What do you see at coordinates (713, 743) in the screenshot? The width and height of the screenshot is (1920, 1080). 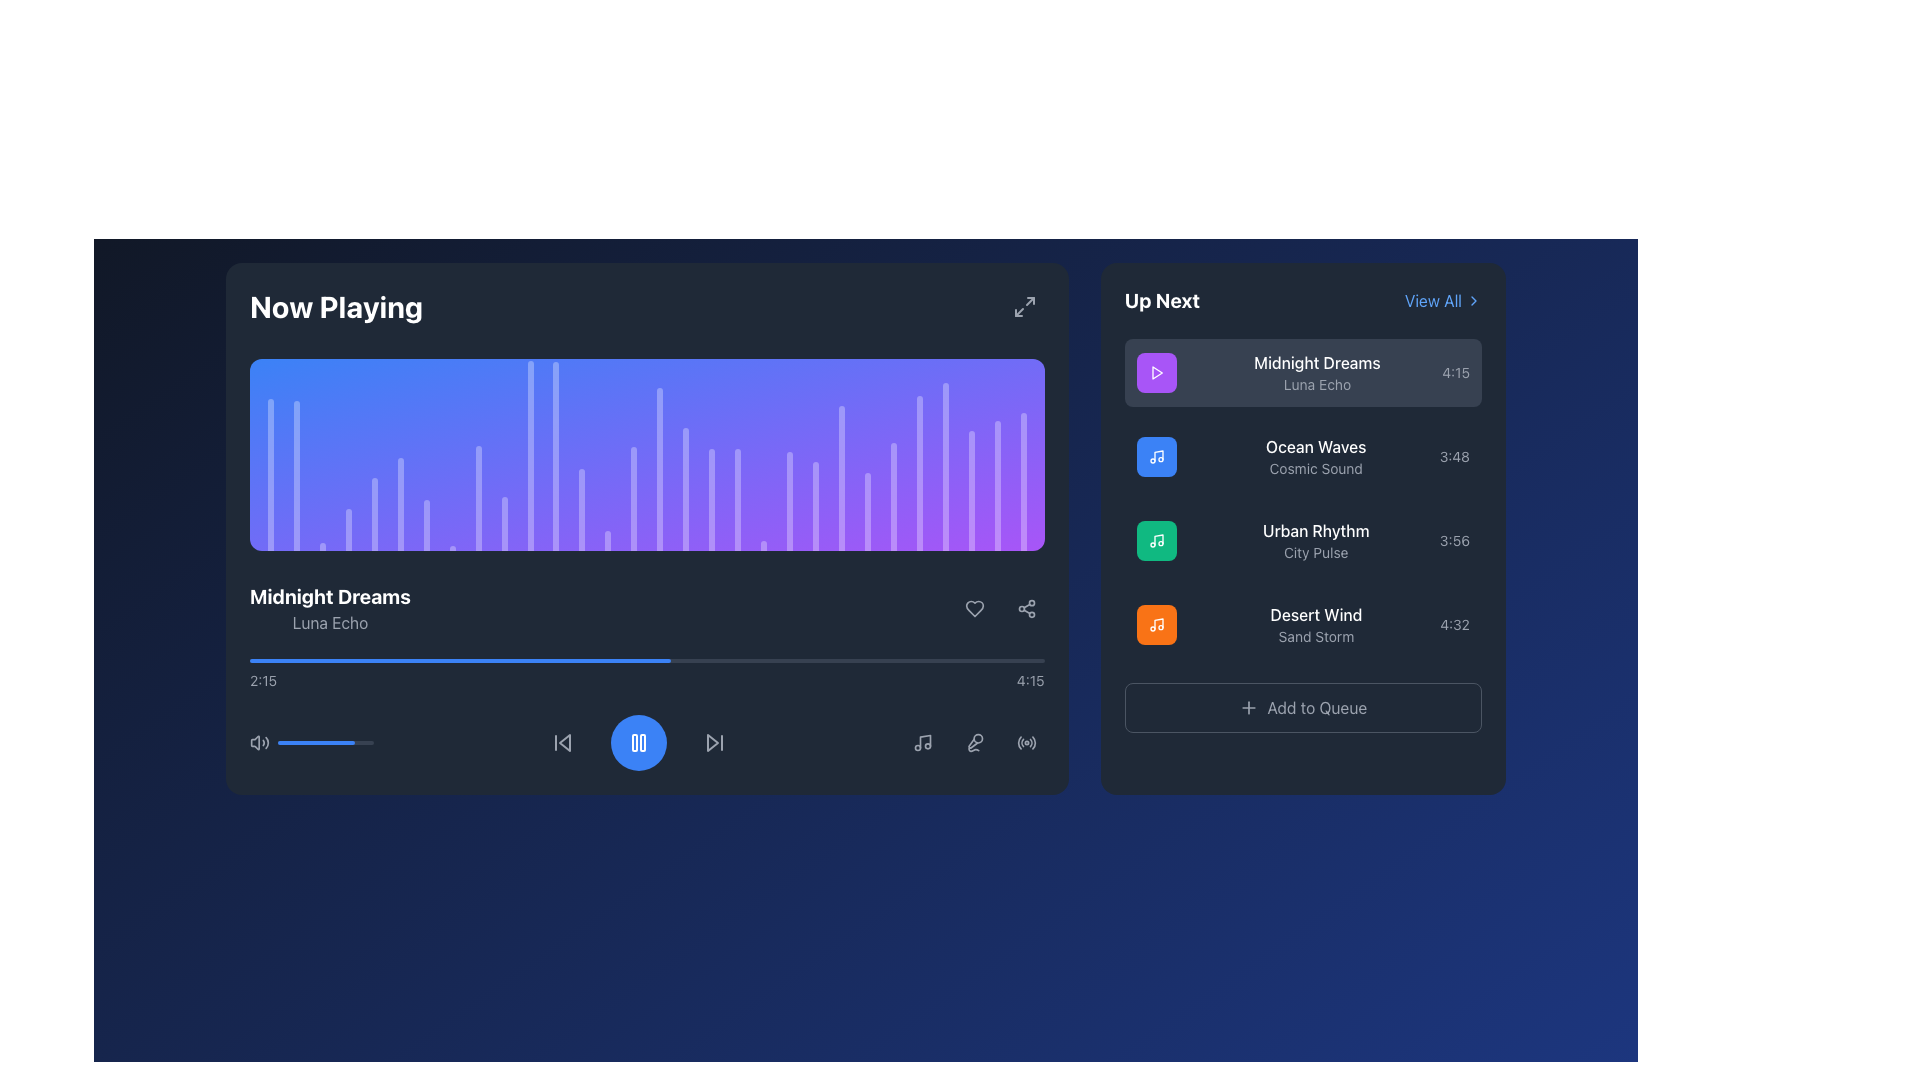 I see `the triangular shaped button with an arrowhead design located at the bottom central section of the interface near the playback controls` at bounding box center [713, 743].